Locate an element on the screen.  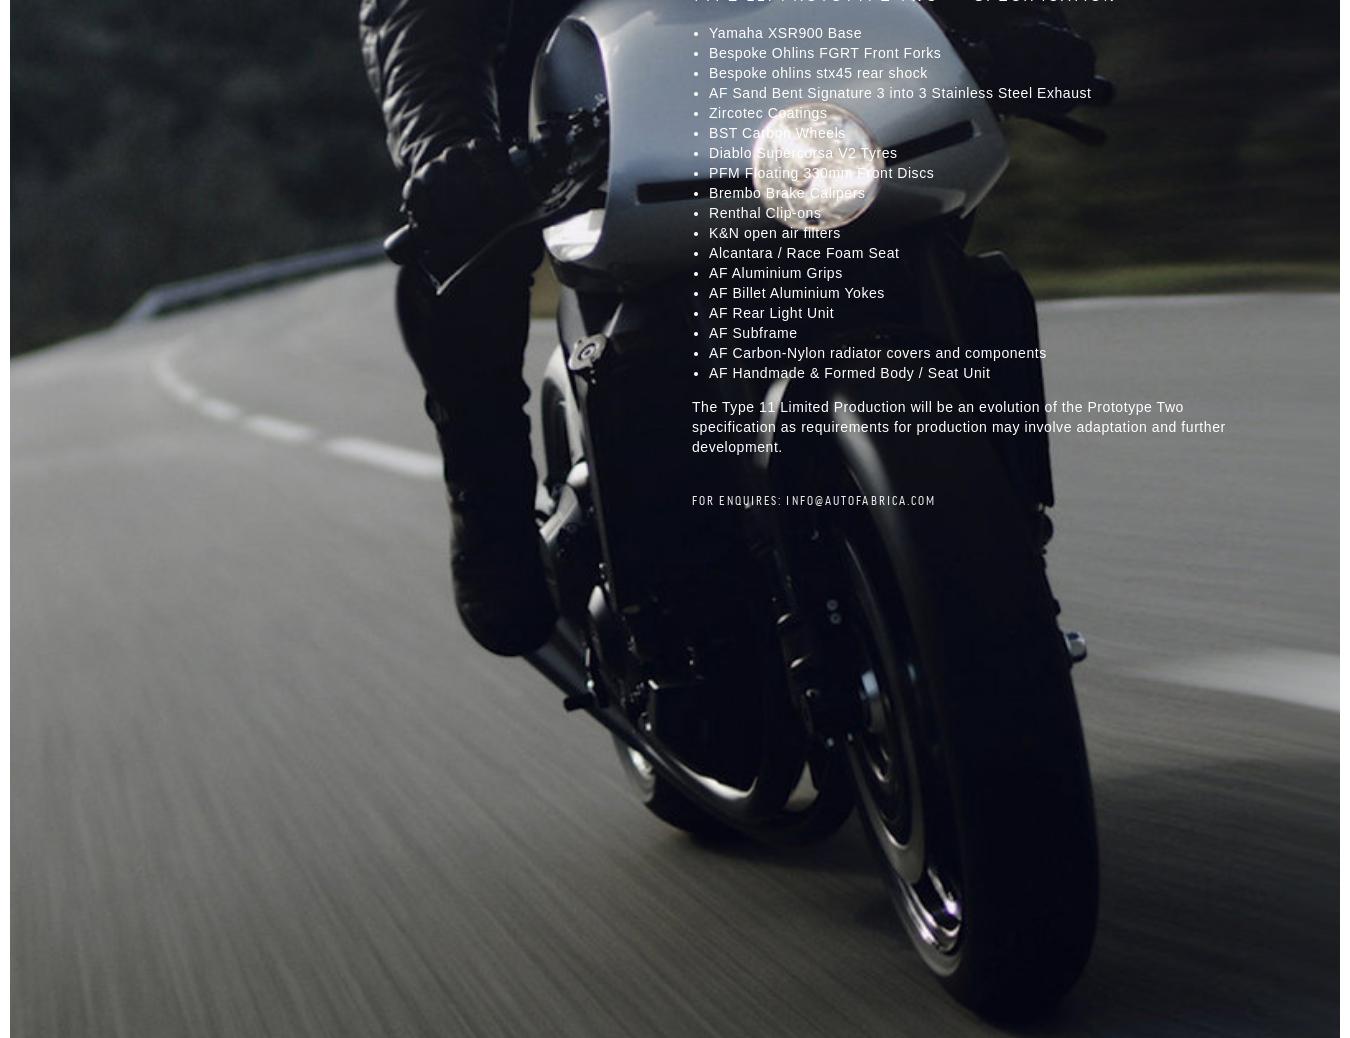
'Yamaha XSR900 Base' is located at coordinates (784, 30).